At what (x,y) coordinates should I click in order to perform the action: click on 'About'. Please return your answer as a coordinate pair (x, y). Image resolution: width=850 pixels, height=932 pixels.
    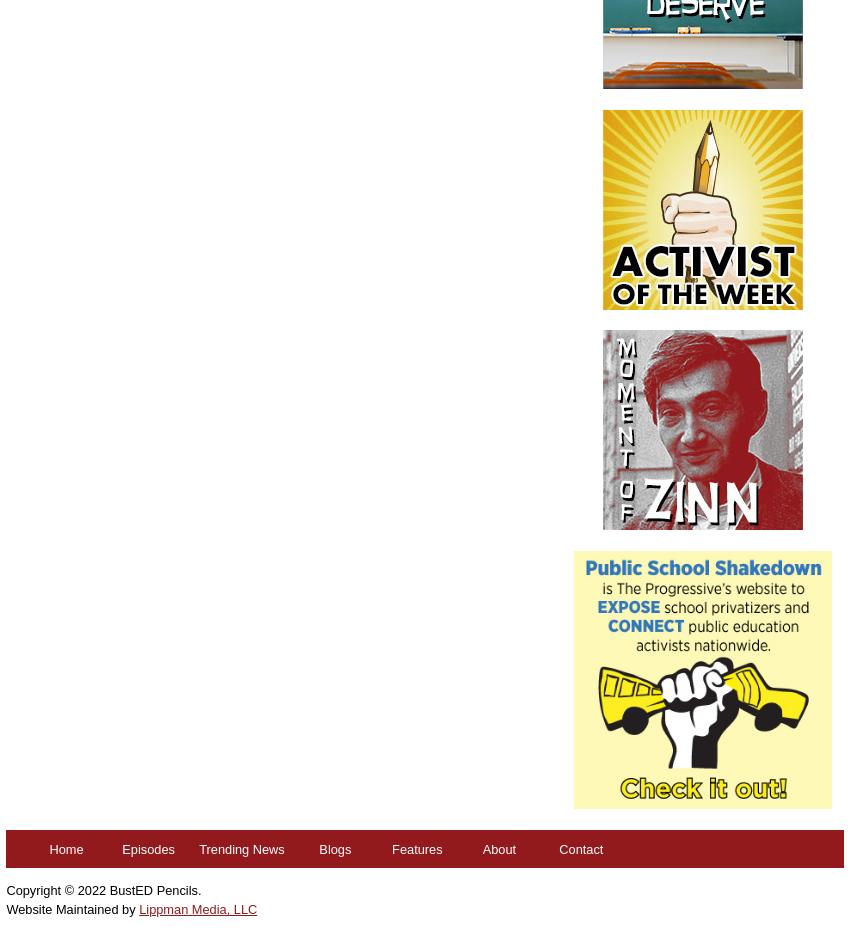
    Looking at the image, I should click on (482, 847).